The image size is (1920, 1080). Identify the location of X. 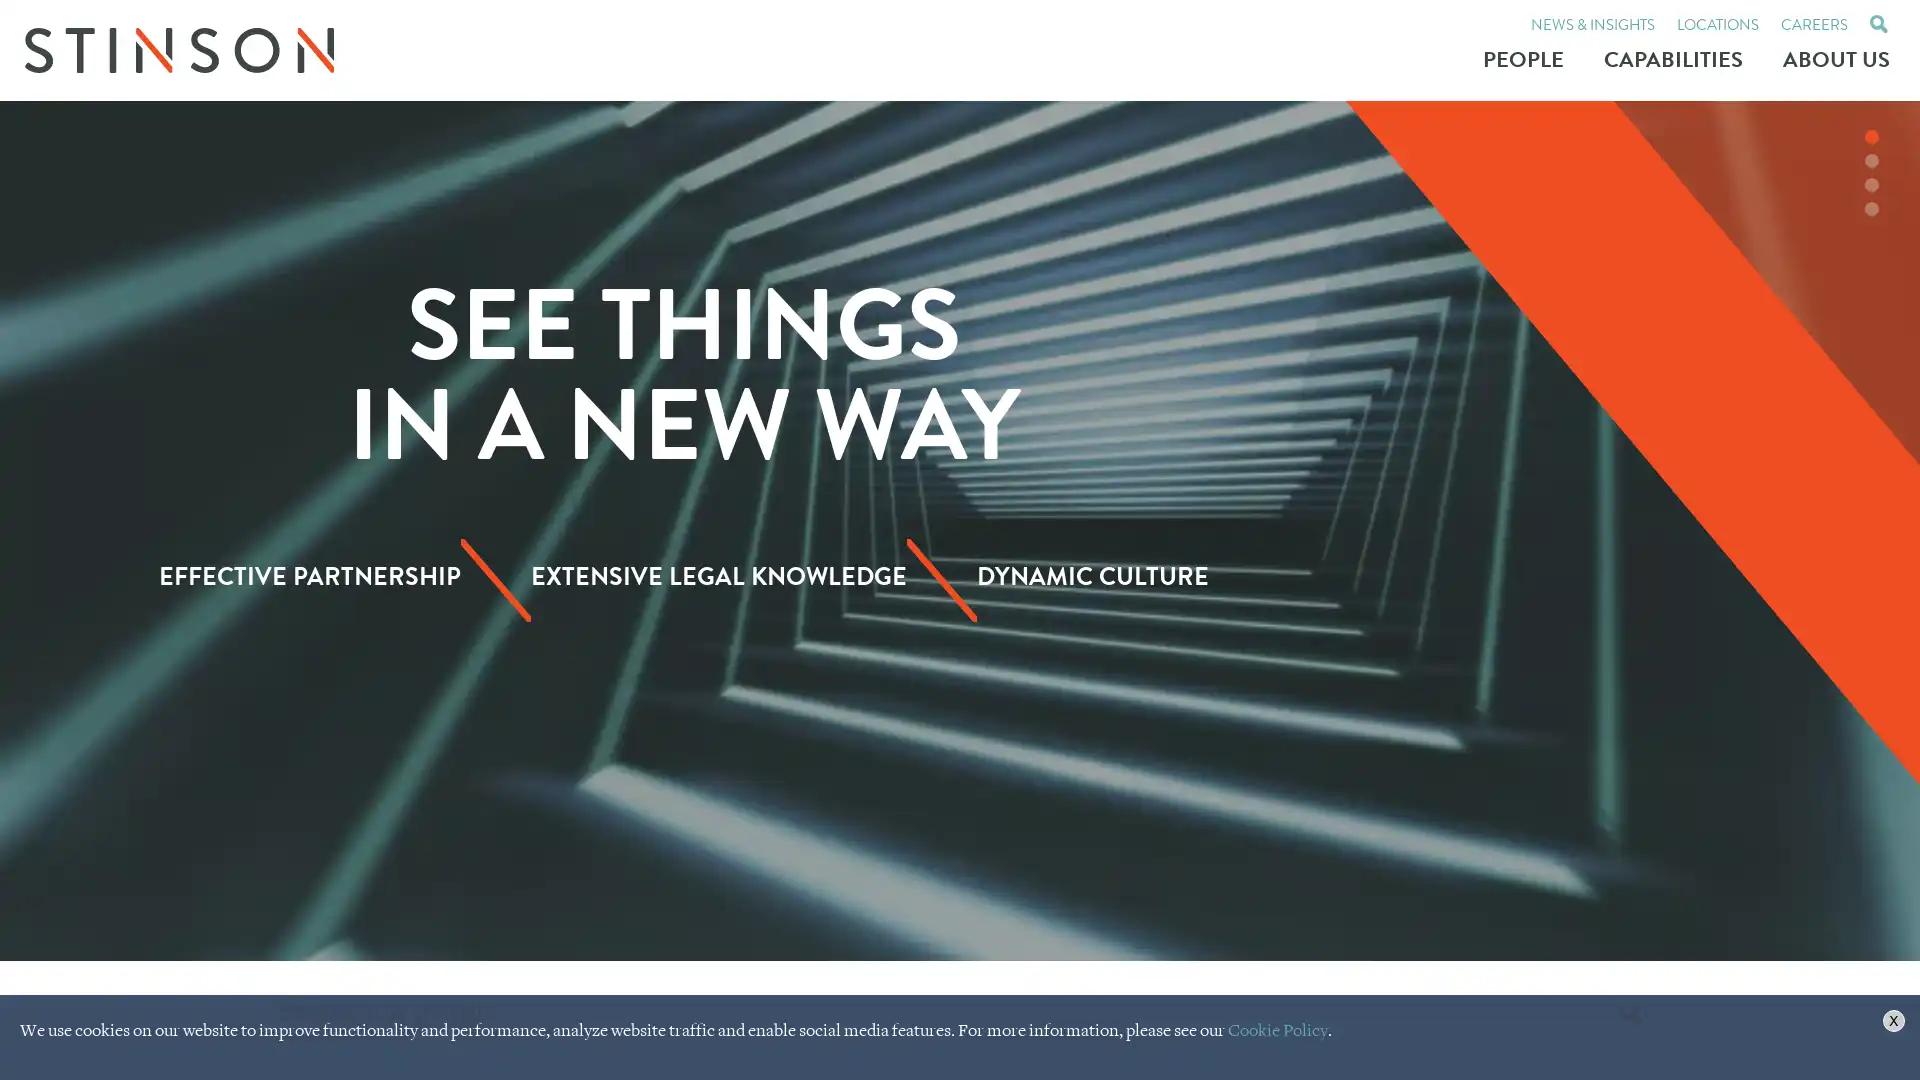
(1893, 1019).